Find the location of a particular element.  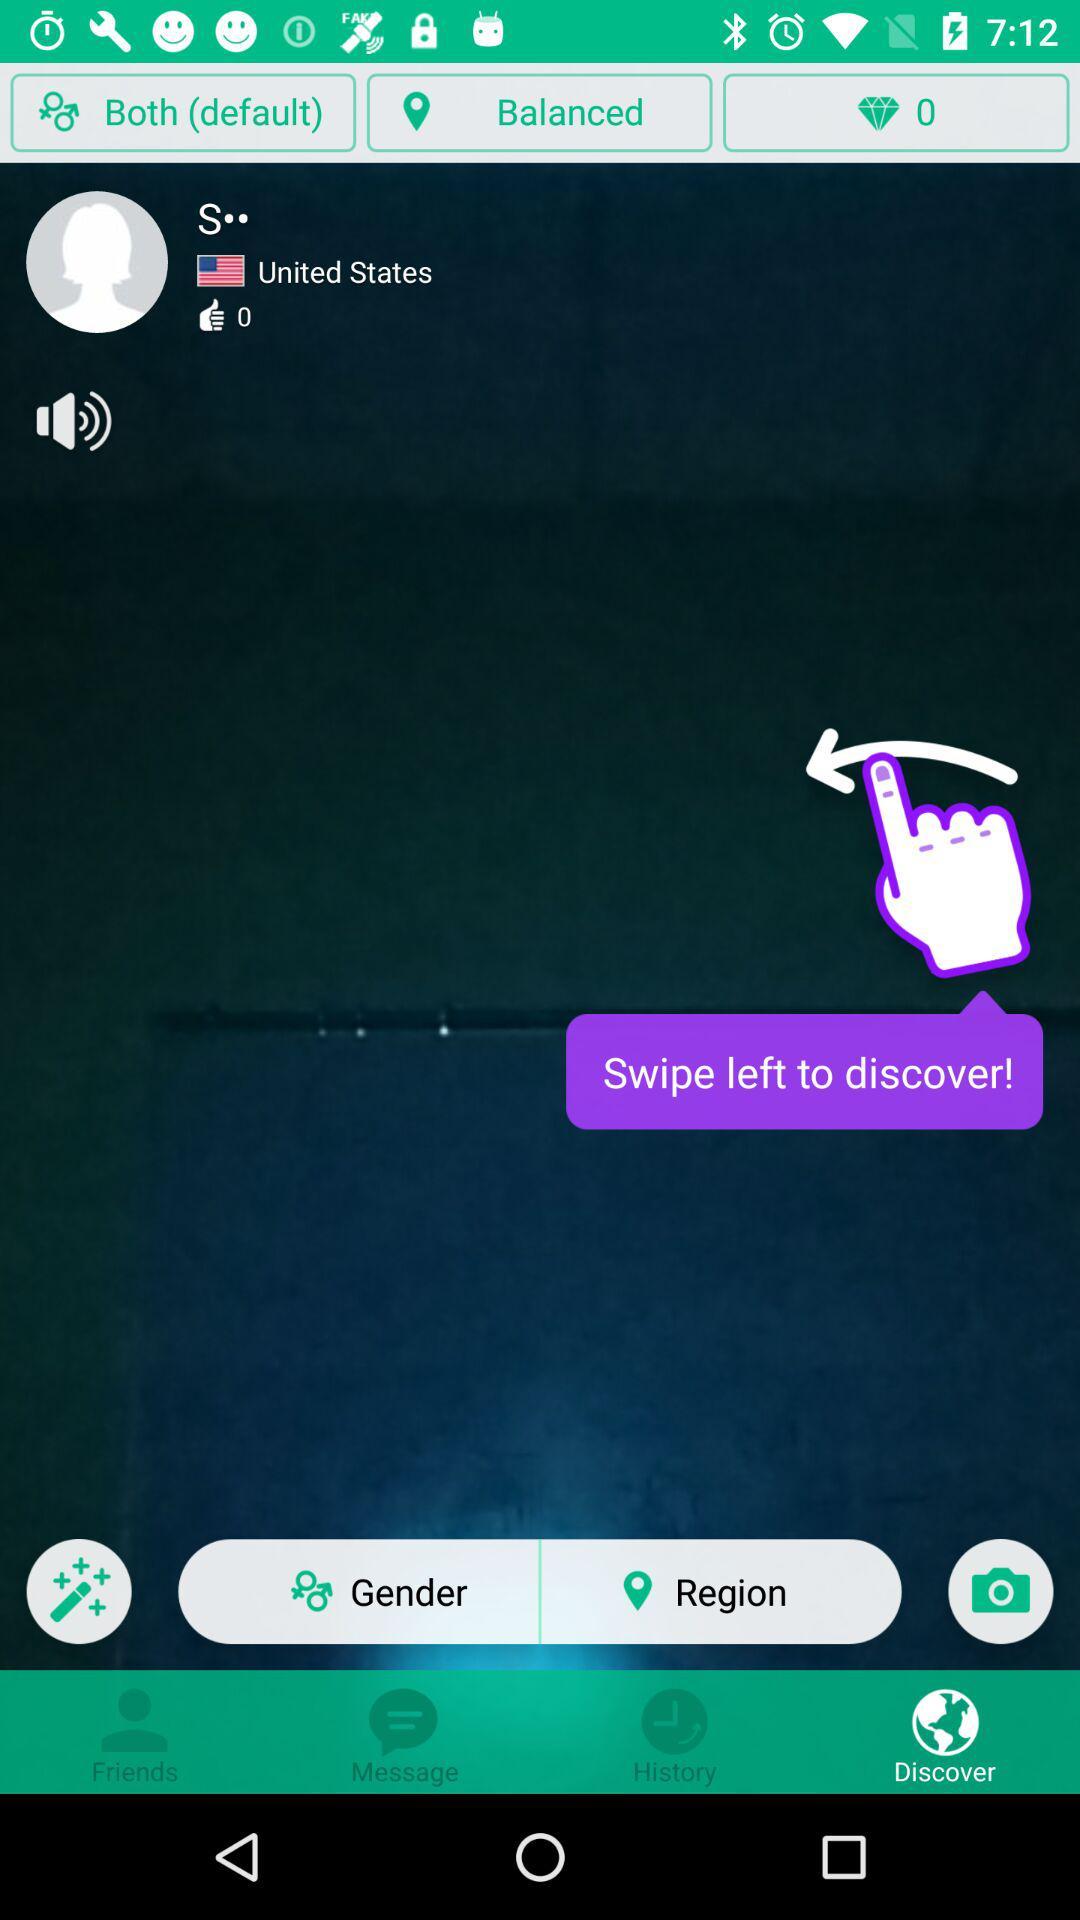

take picture is located at coordinates (1000, 1604).